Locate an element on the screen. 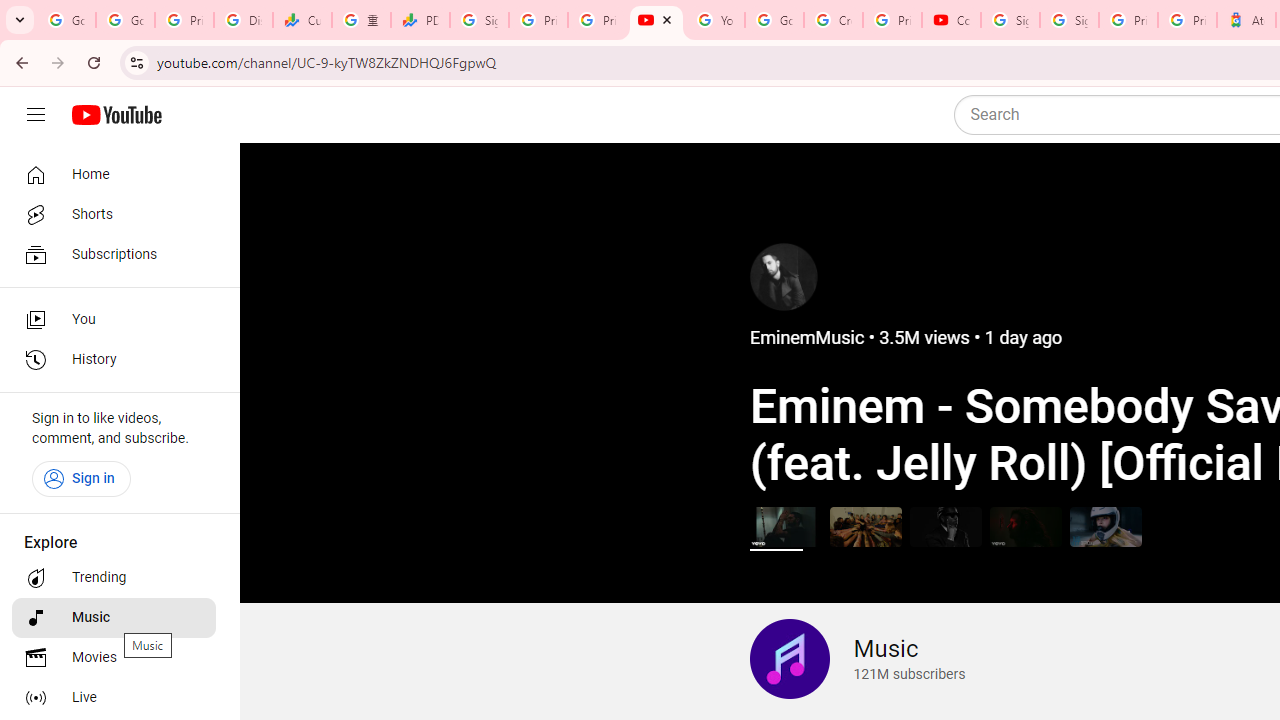 The height and width of the screenshot is (720, 1280). 'Subscriptions' is located at coordinates (112, 253).